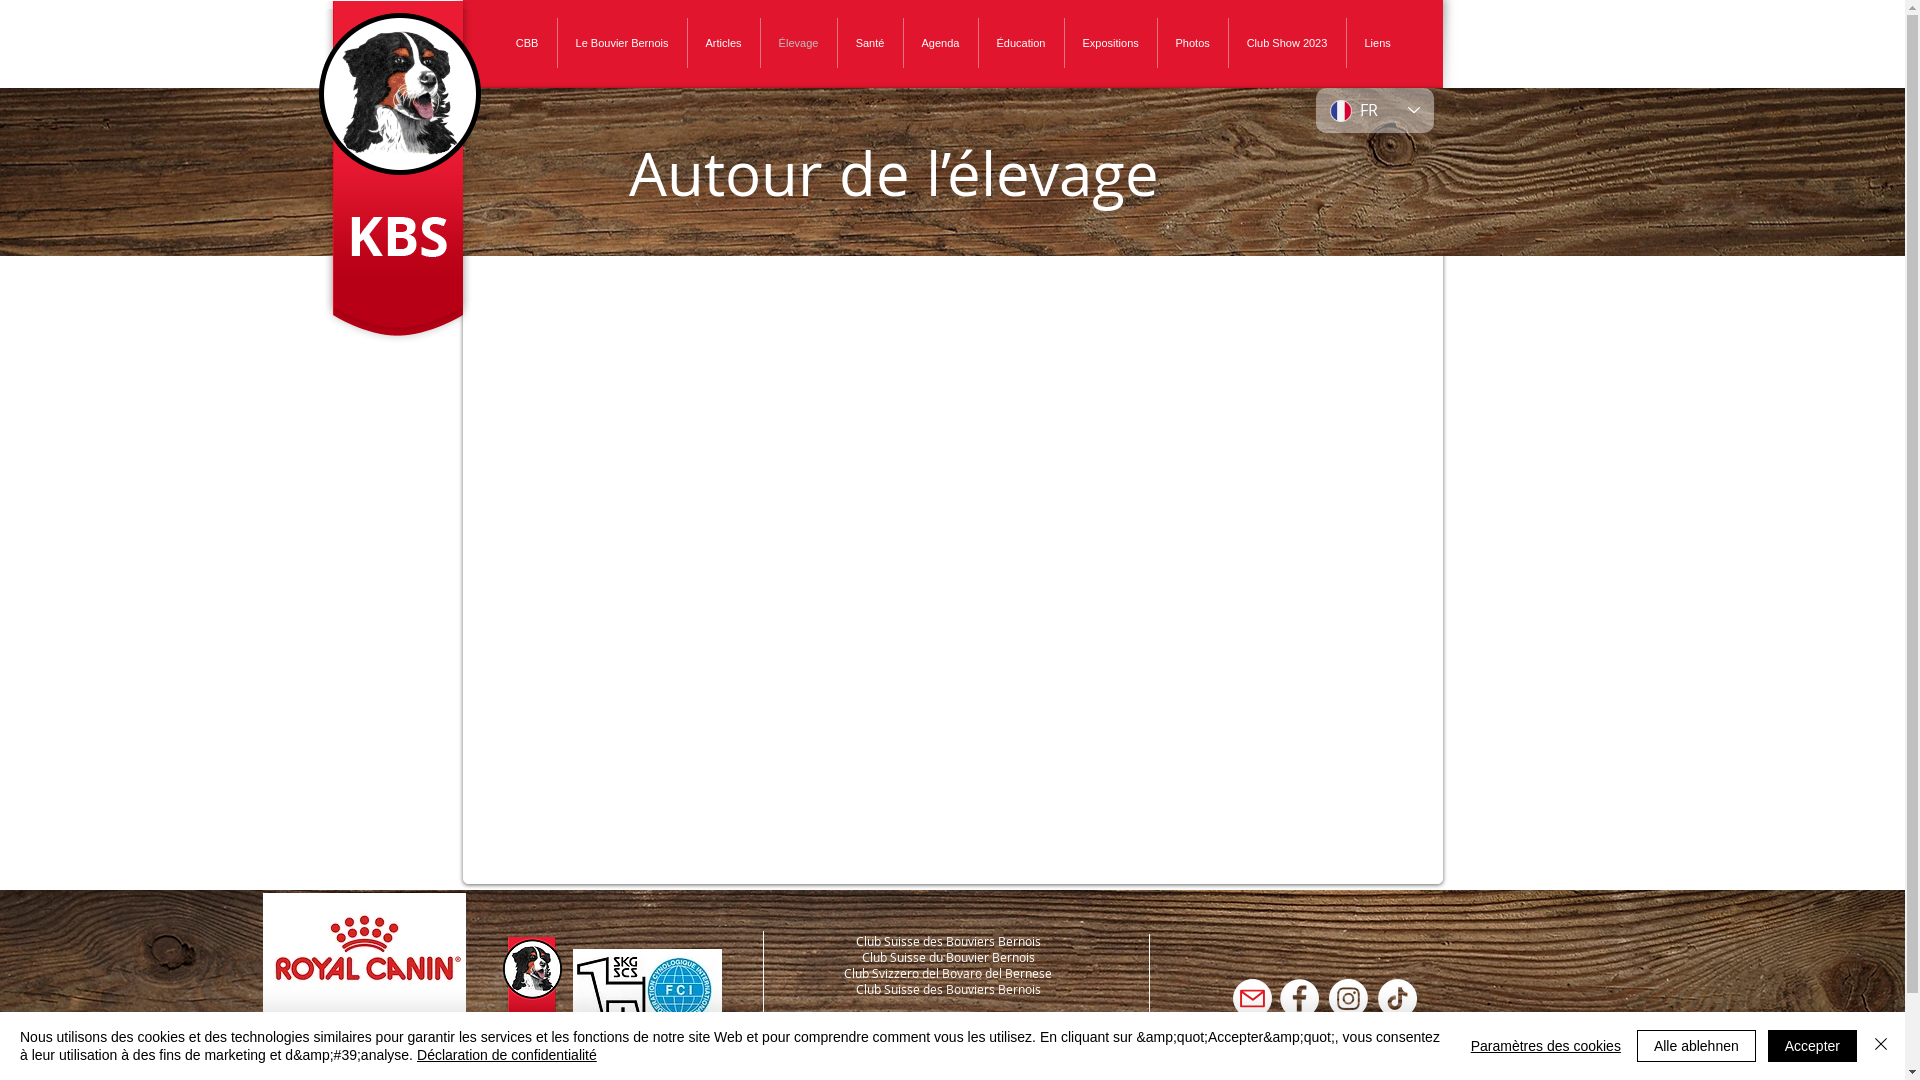  I want to click on 'Accepter', so click(1767, 1044).